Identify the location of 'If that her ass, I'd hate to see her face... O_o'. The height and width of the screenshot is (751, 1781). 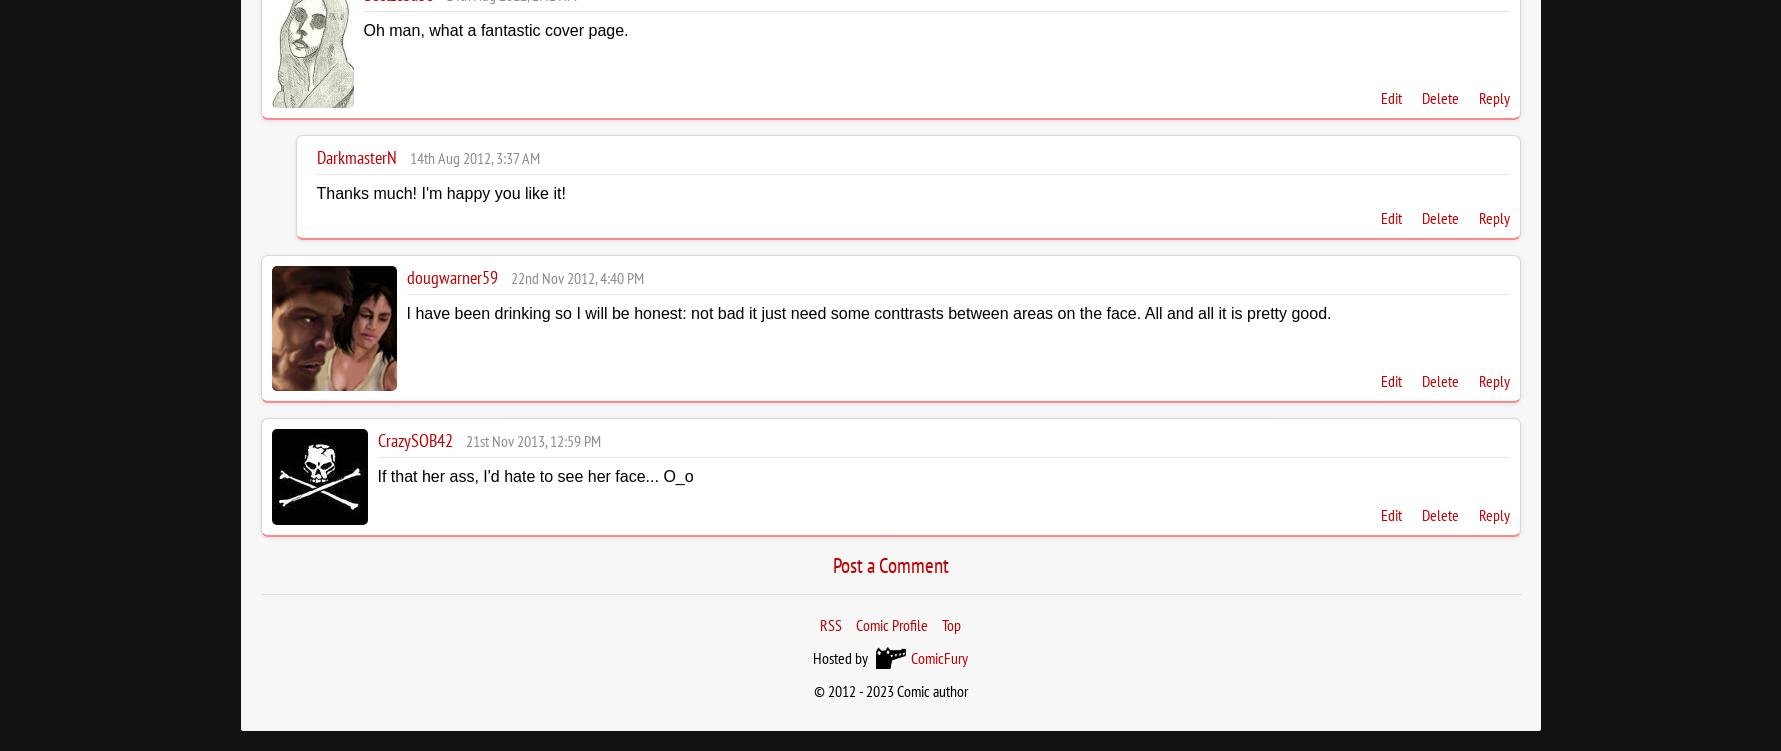
(535, 476).